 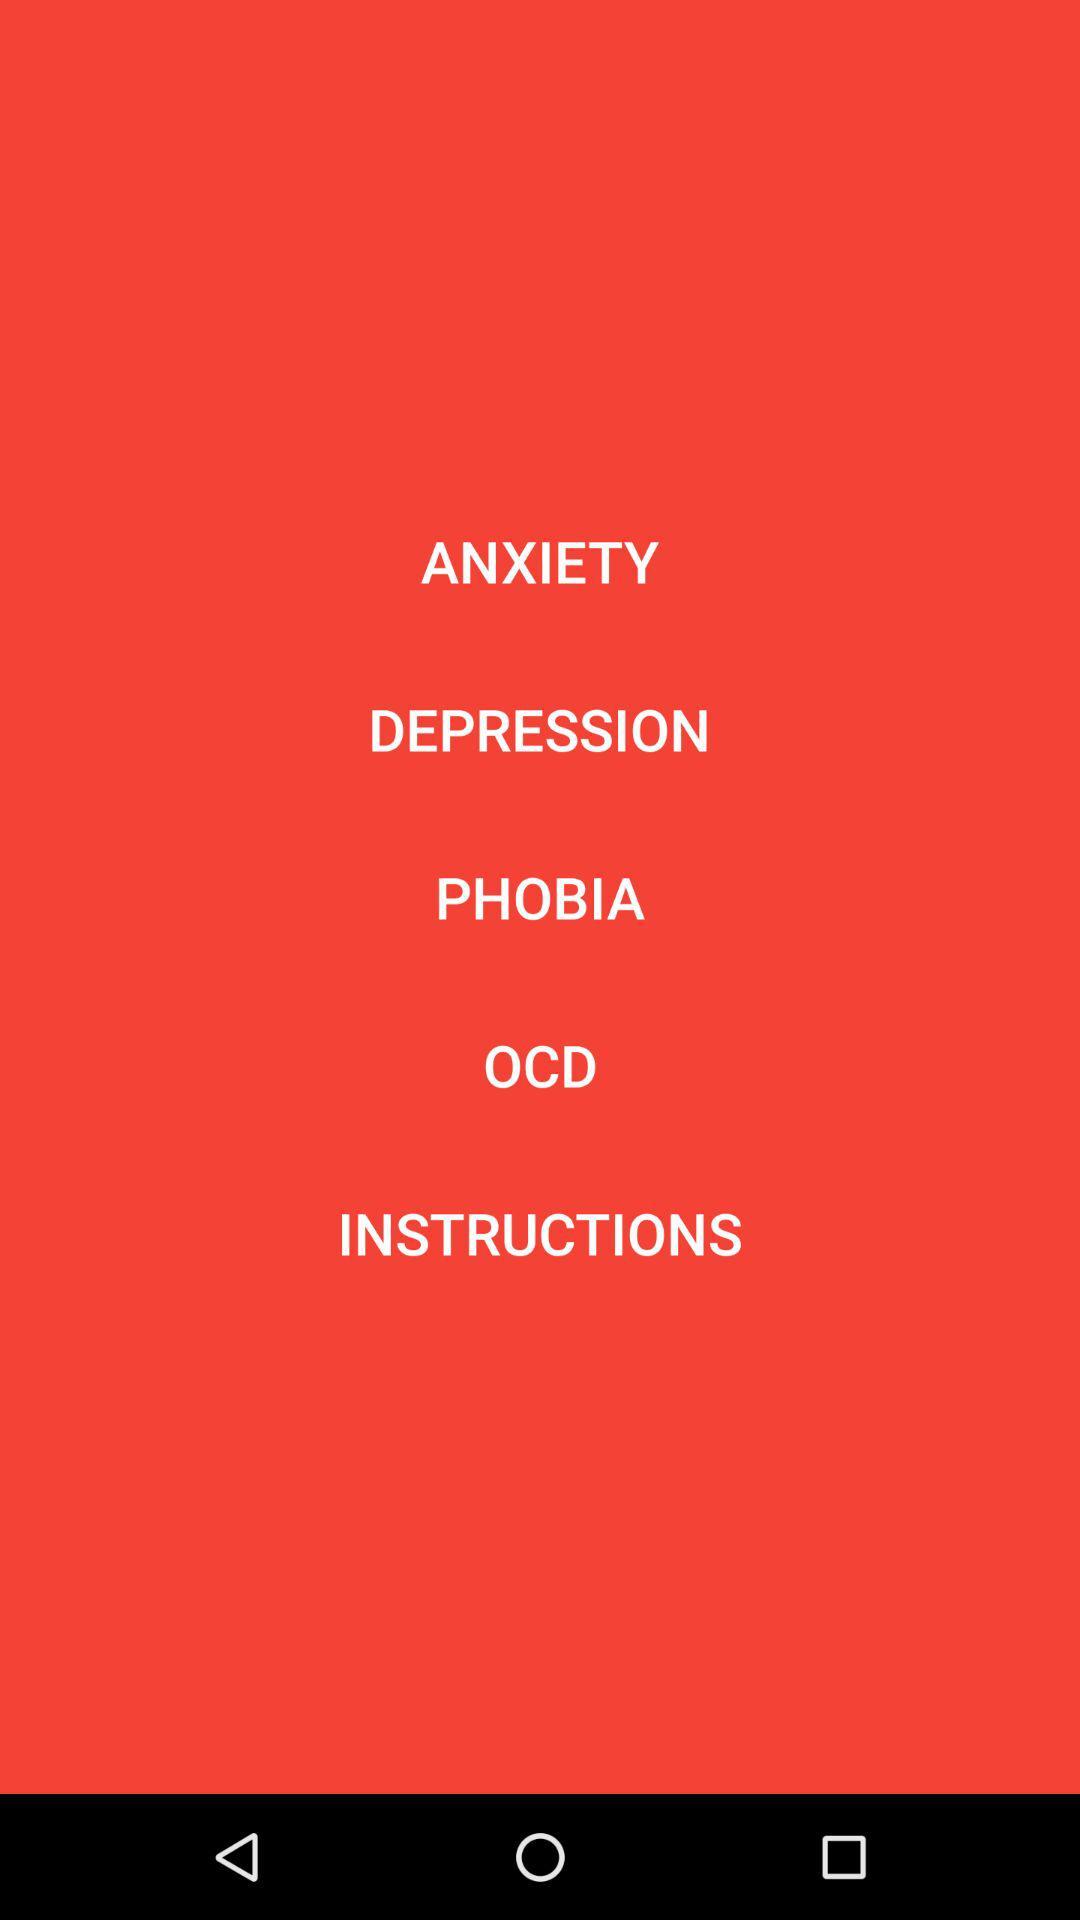 I want to click on item above the instructions, so click(x=540, y=1064).